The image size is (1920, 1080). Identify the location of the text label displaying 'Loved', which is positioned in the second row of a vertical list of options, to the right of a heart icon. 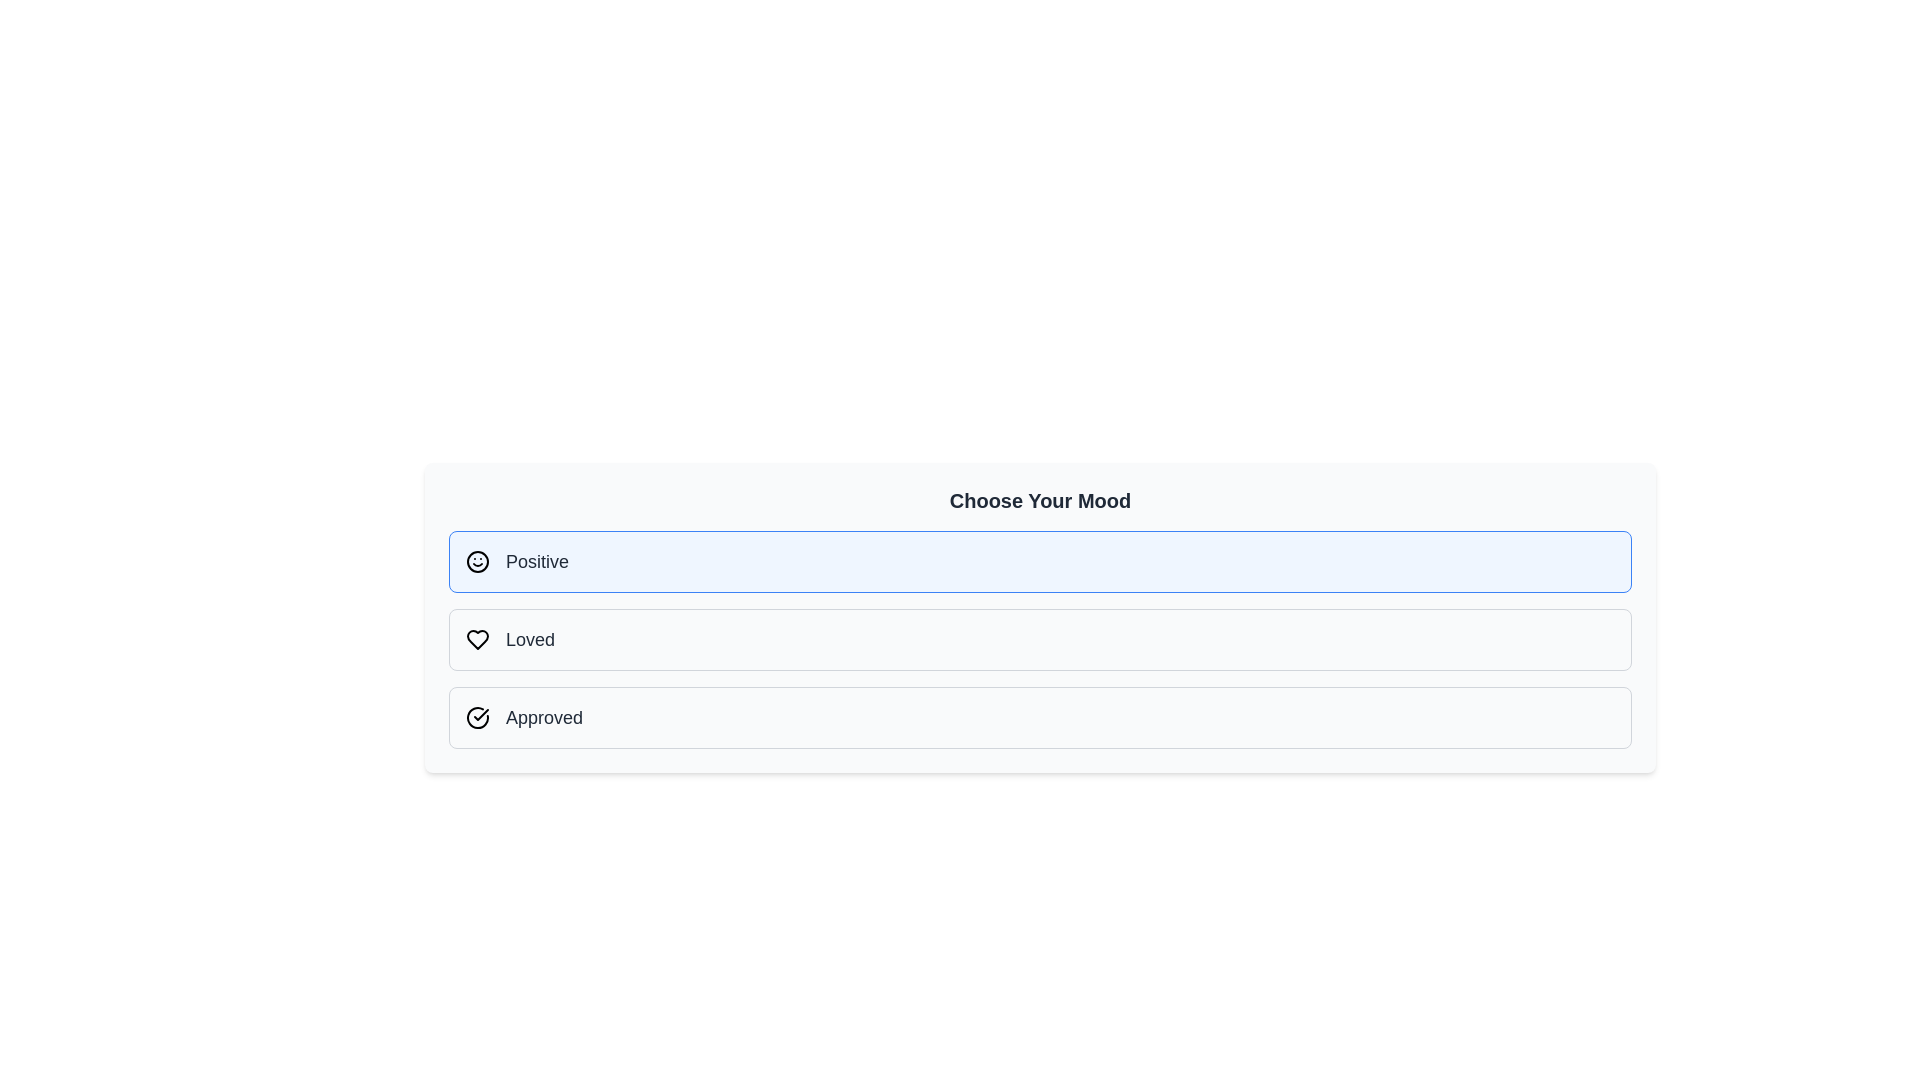
(530, 640).